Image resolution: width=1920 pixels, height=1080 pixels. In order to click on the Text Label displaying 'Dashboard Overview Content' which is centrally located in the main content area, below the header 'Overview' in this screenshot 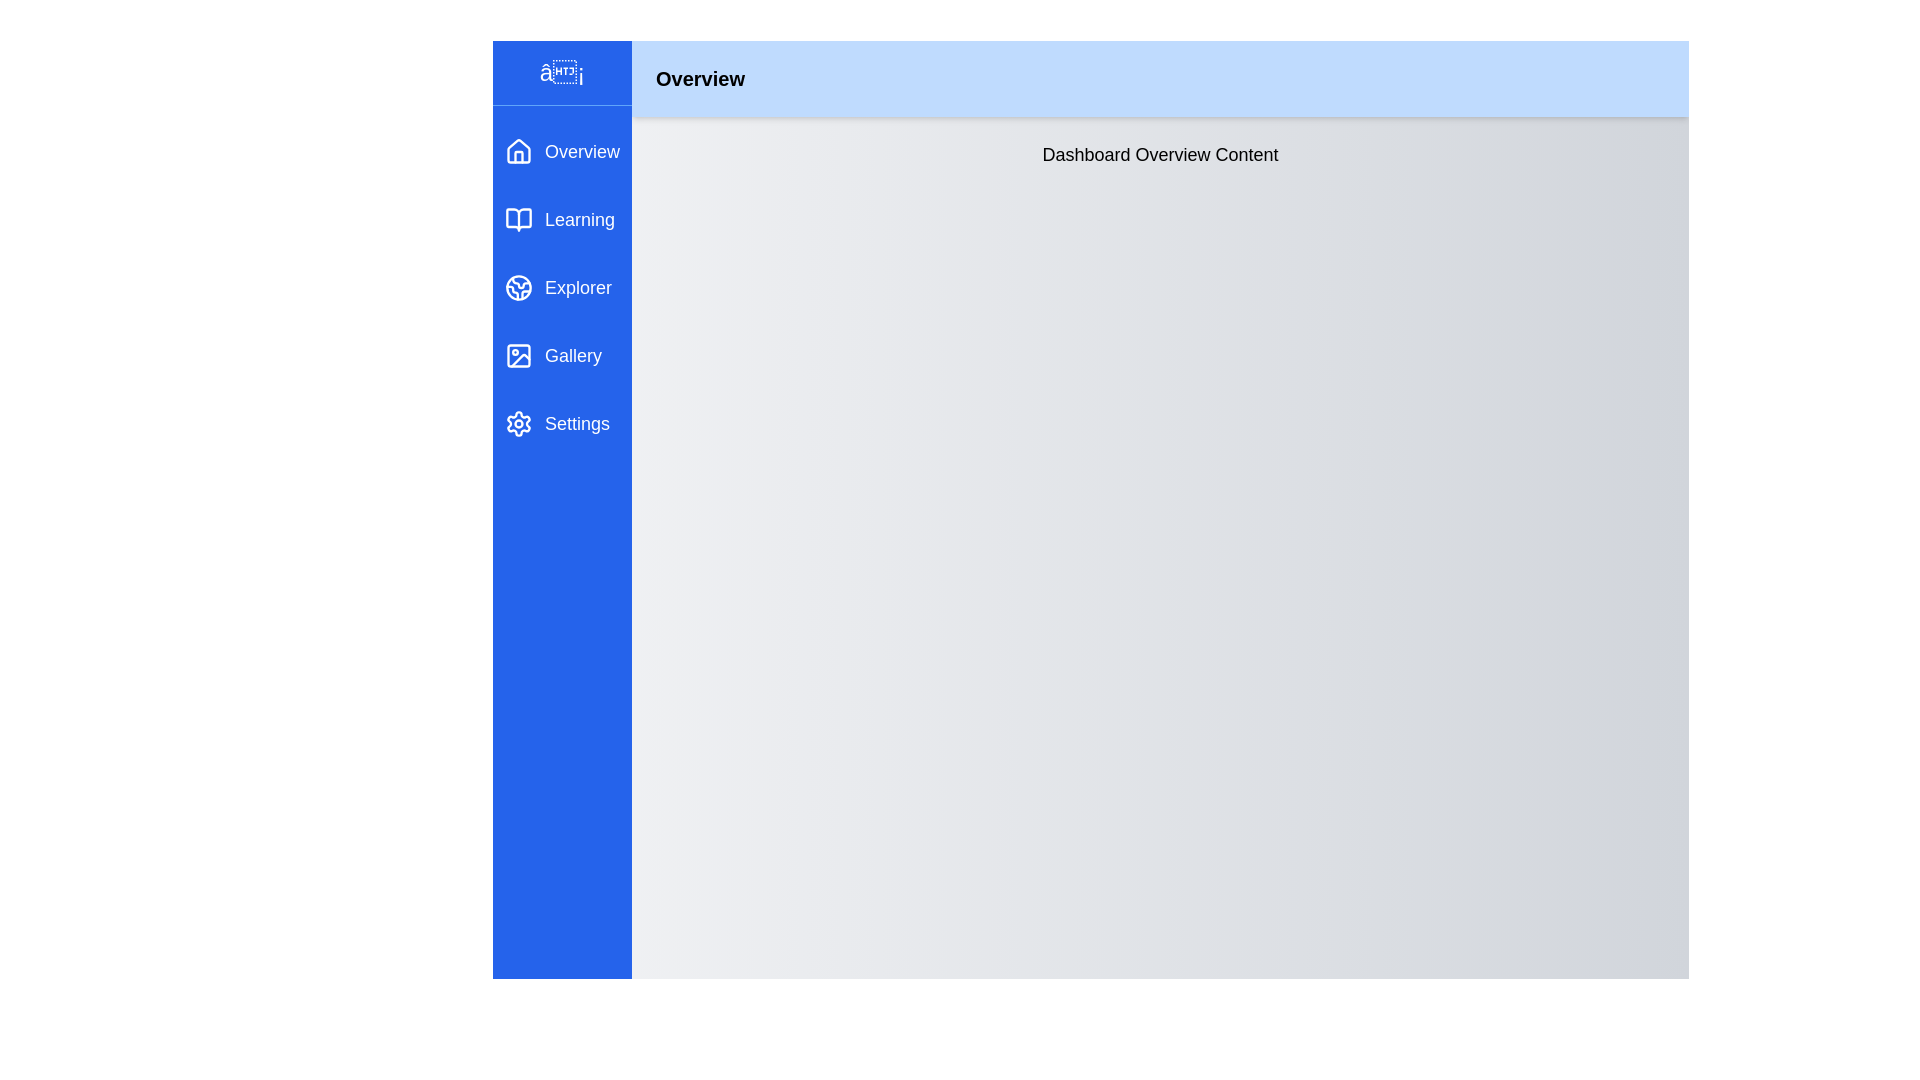, I will do `click(1160, 153)`.